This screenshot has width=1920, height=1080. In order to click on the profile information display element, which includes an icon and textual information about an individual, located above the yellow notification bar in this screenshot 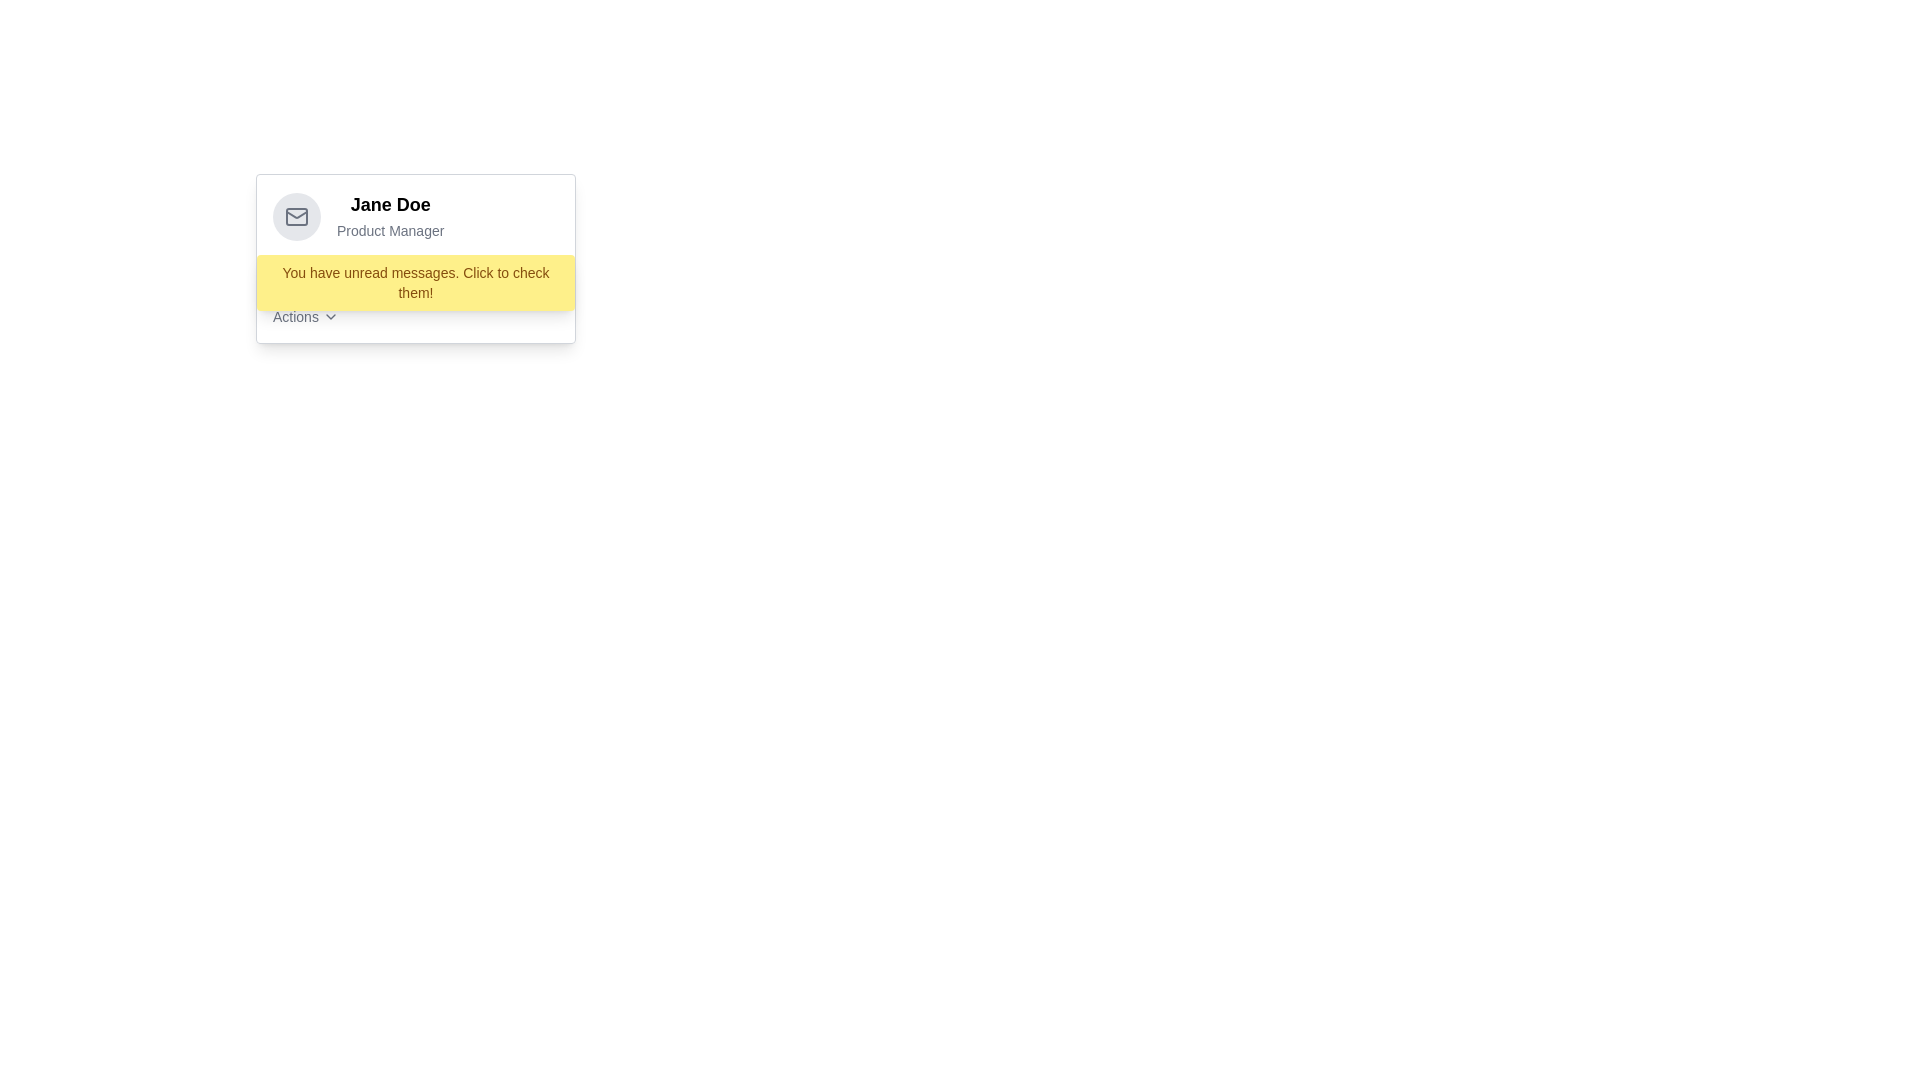, I will do `click(415, 216)`.